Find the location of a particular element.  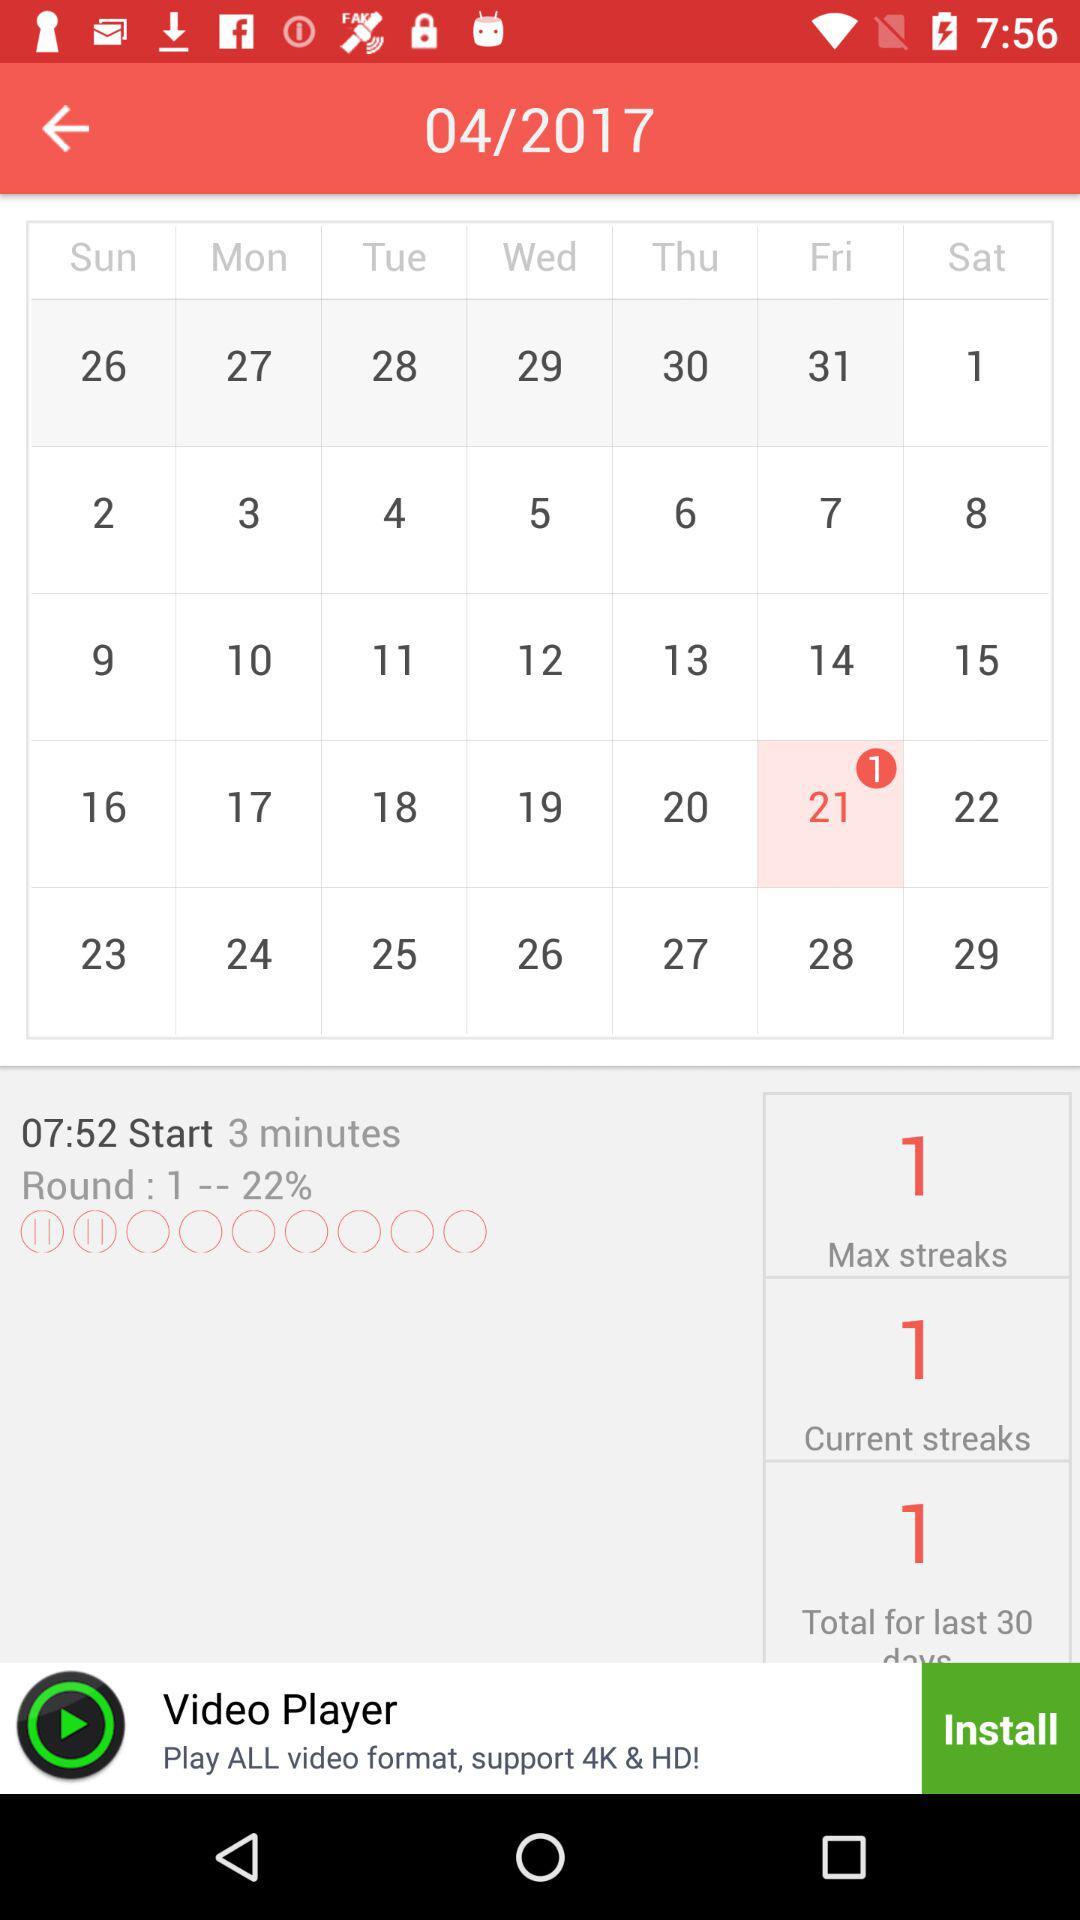

07:52 start item is located at coordinates (117, 1131).